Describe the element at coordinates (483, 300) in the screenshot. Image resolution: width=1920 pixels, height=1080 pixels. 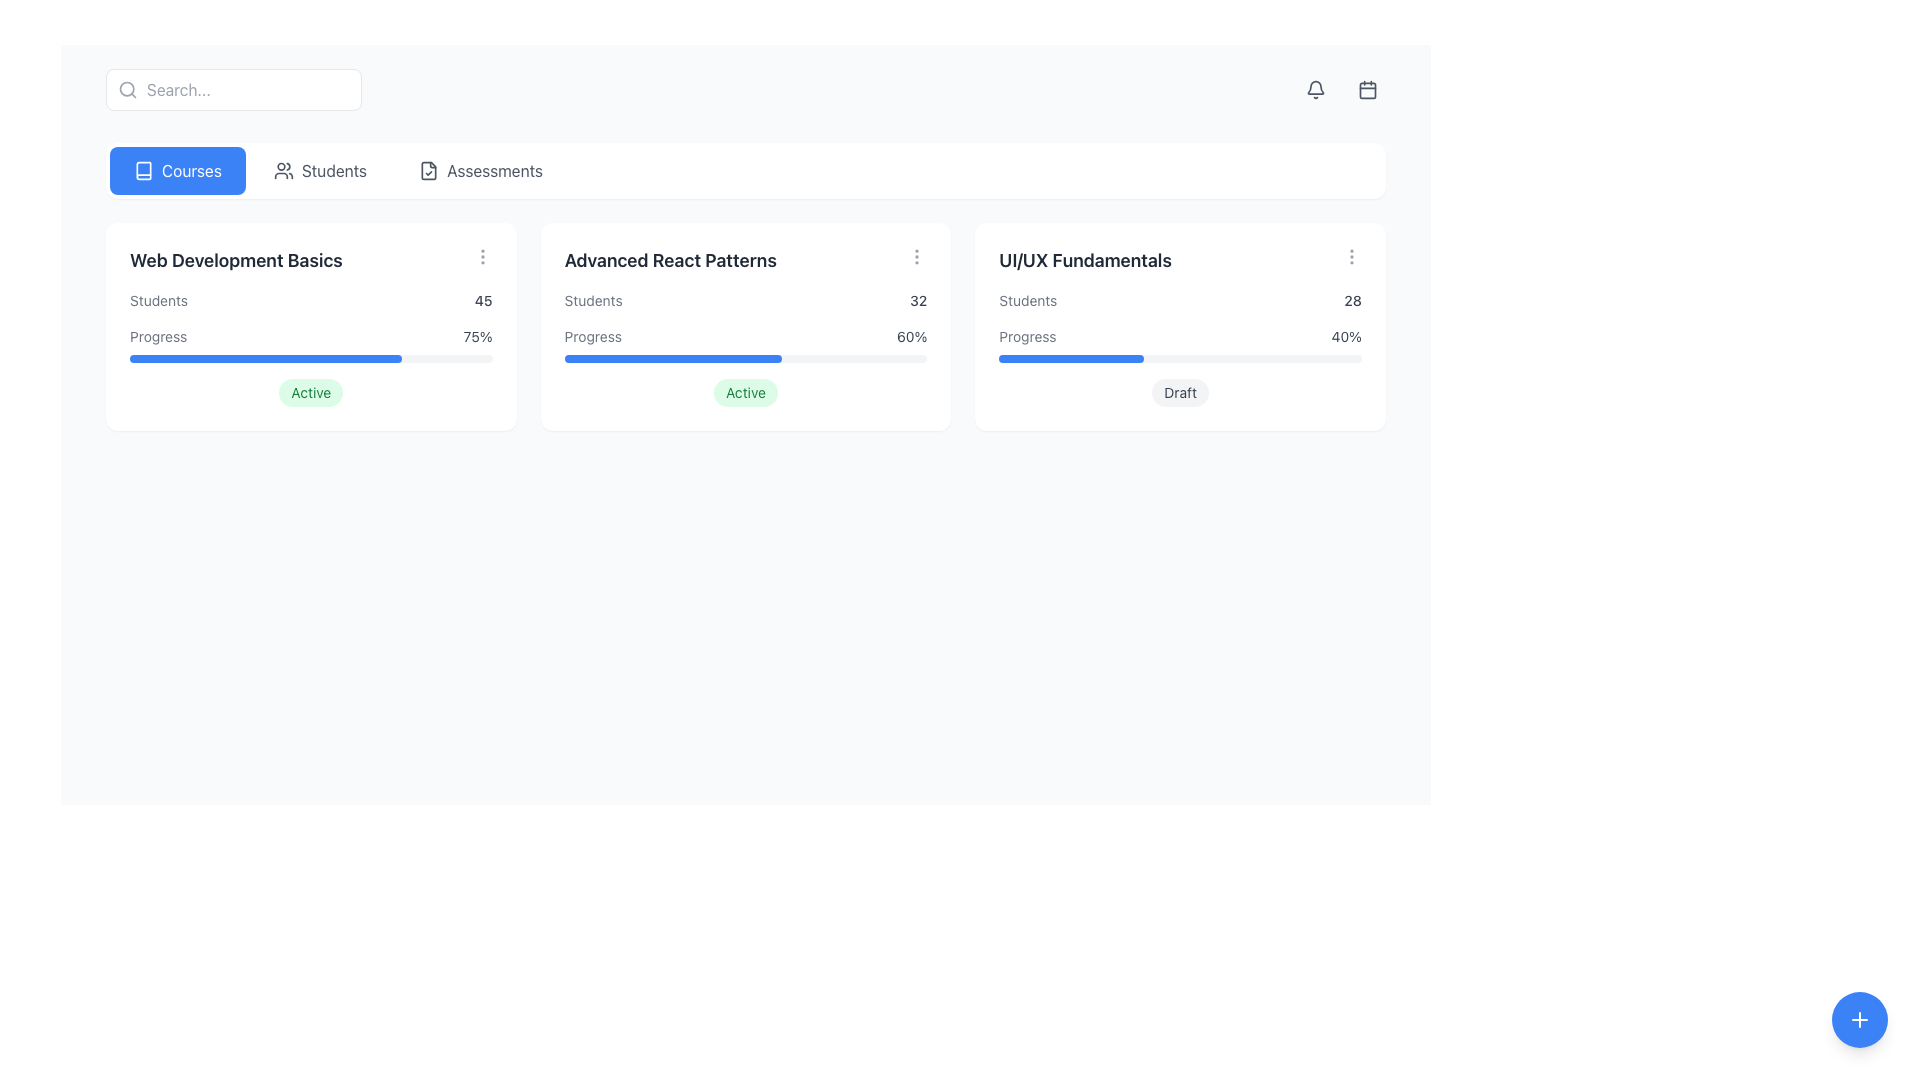
I see `the Text label displaying '45', which is located in the top-right corner of the 'Web Development Basics' card and is styled with a medium-weight font in dark gray color` at that location.